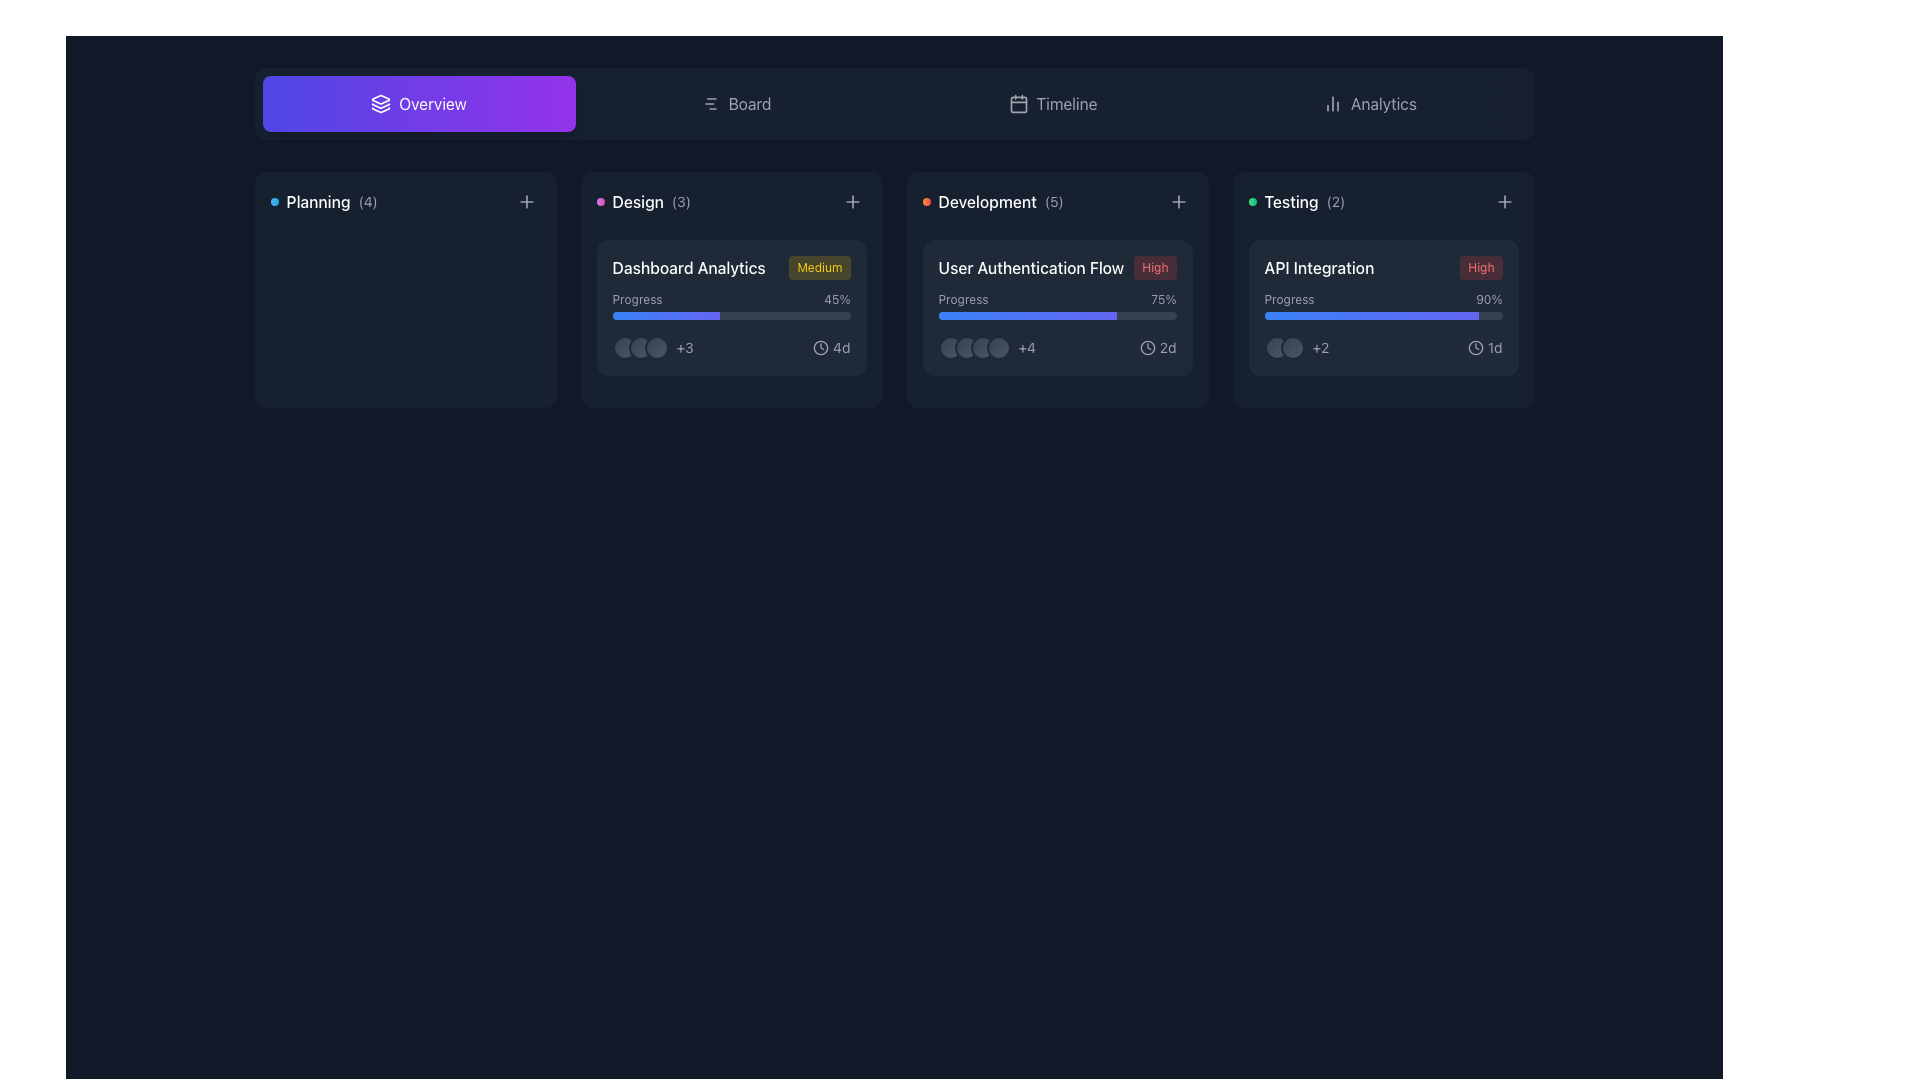 The width and height of the screenshot is (1920, 1080). Describe the element at coordinates (381, 104) in the screenshot. I see `the icon resembling stacked layers located in the 'Overview' button, which is visually represented in white against a purple gradient background` at that location.